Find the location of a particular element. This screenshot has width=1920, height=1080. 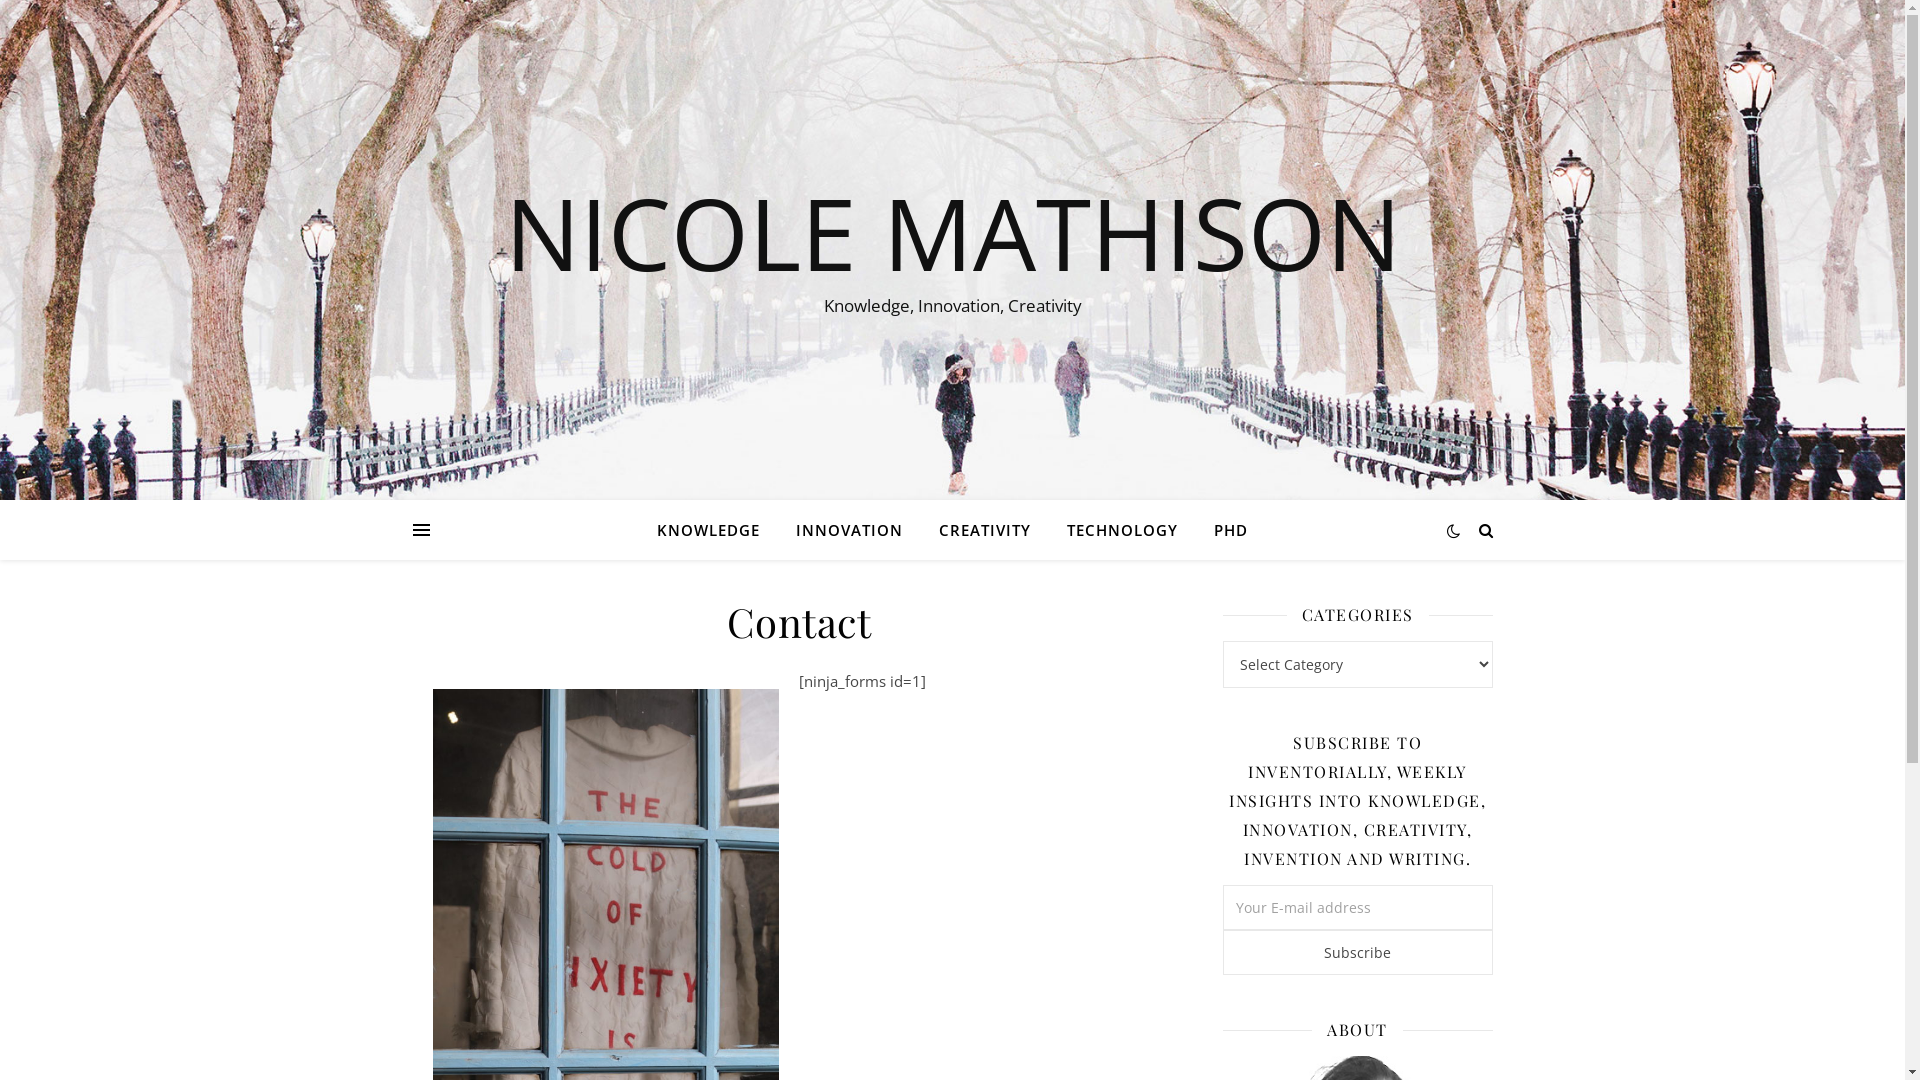

'PHD' is located at coordinates (1222, 528).